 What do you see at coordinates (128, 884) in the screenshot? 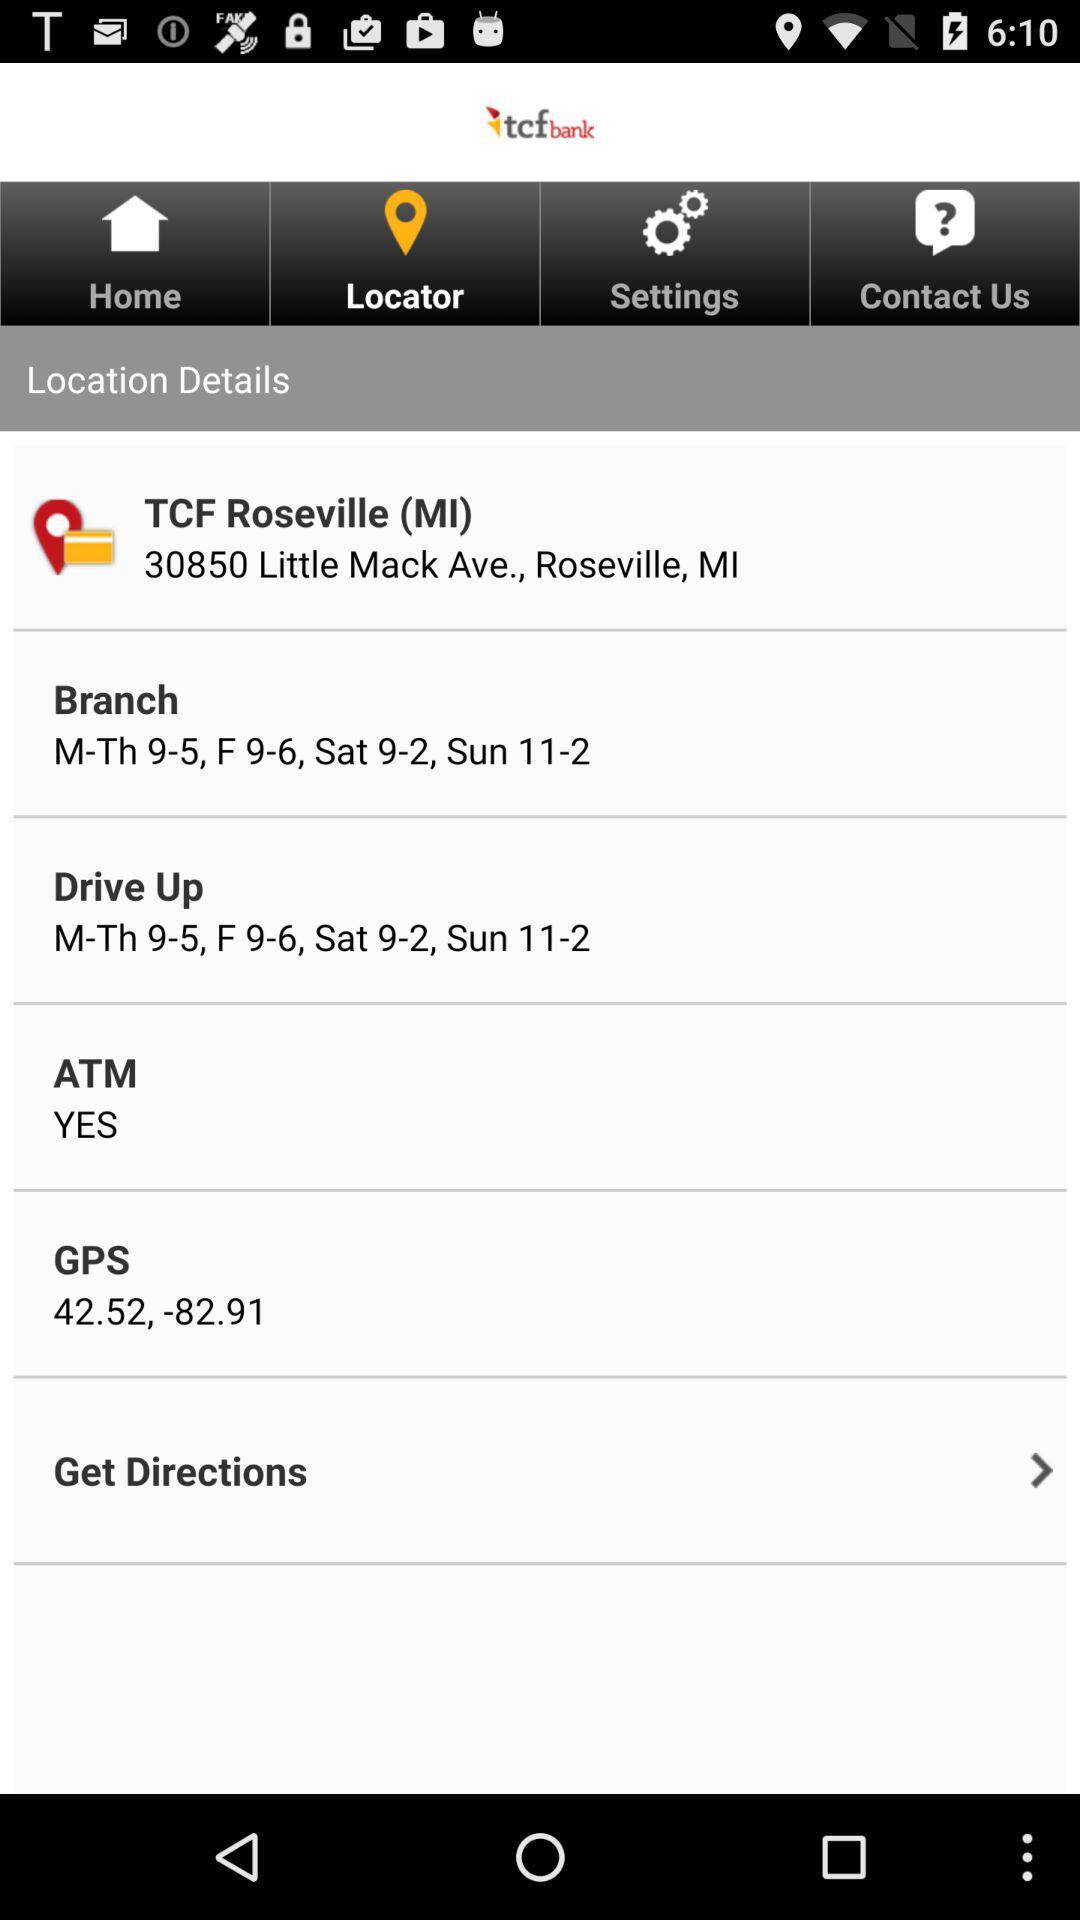
I see `the drive up icon` at bounding box center [128, 884].